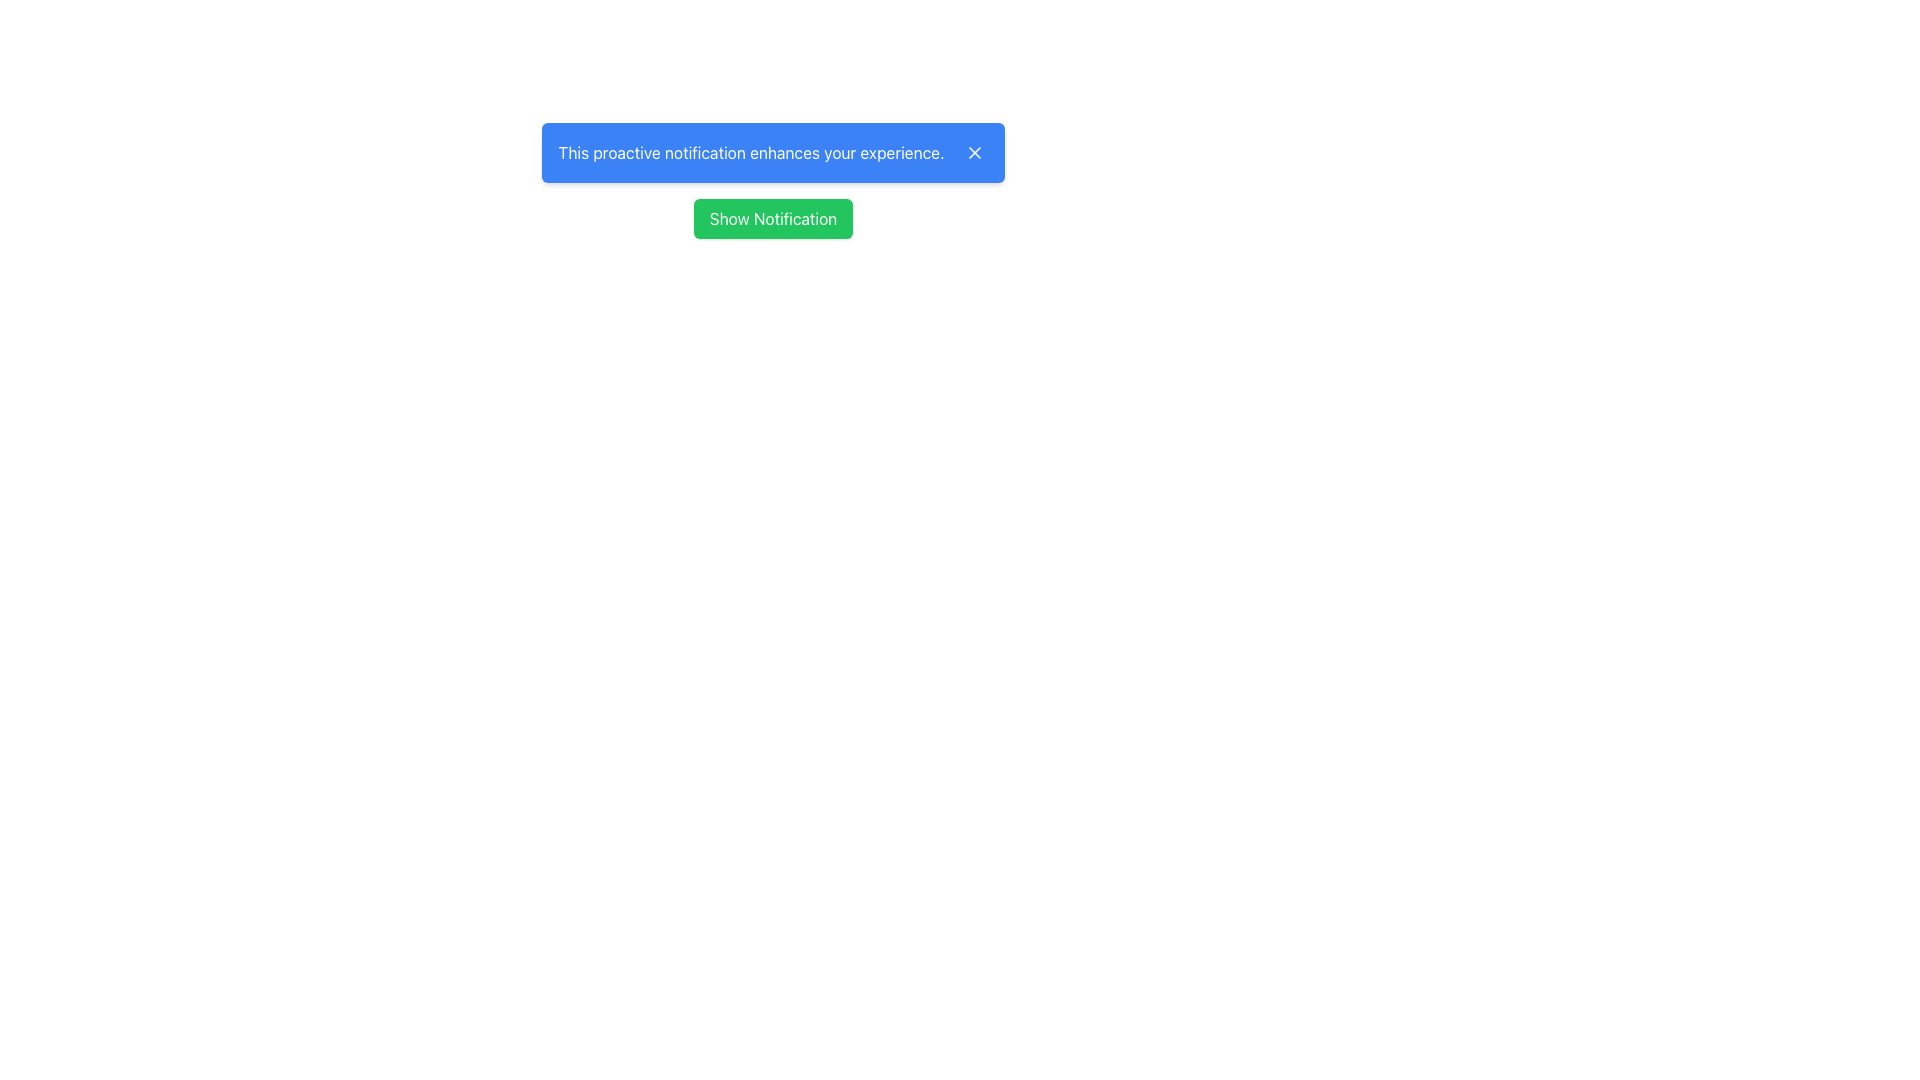  I want to click on the close button located at the top-right corner of the blue notification bar, so click(974, 152).